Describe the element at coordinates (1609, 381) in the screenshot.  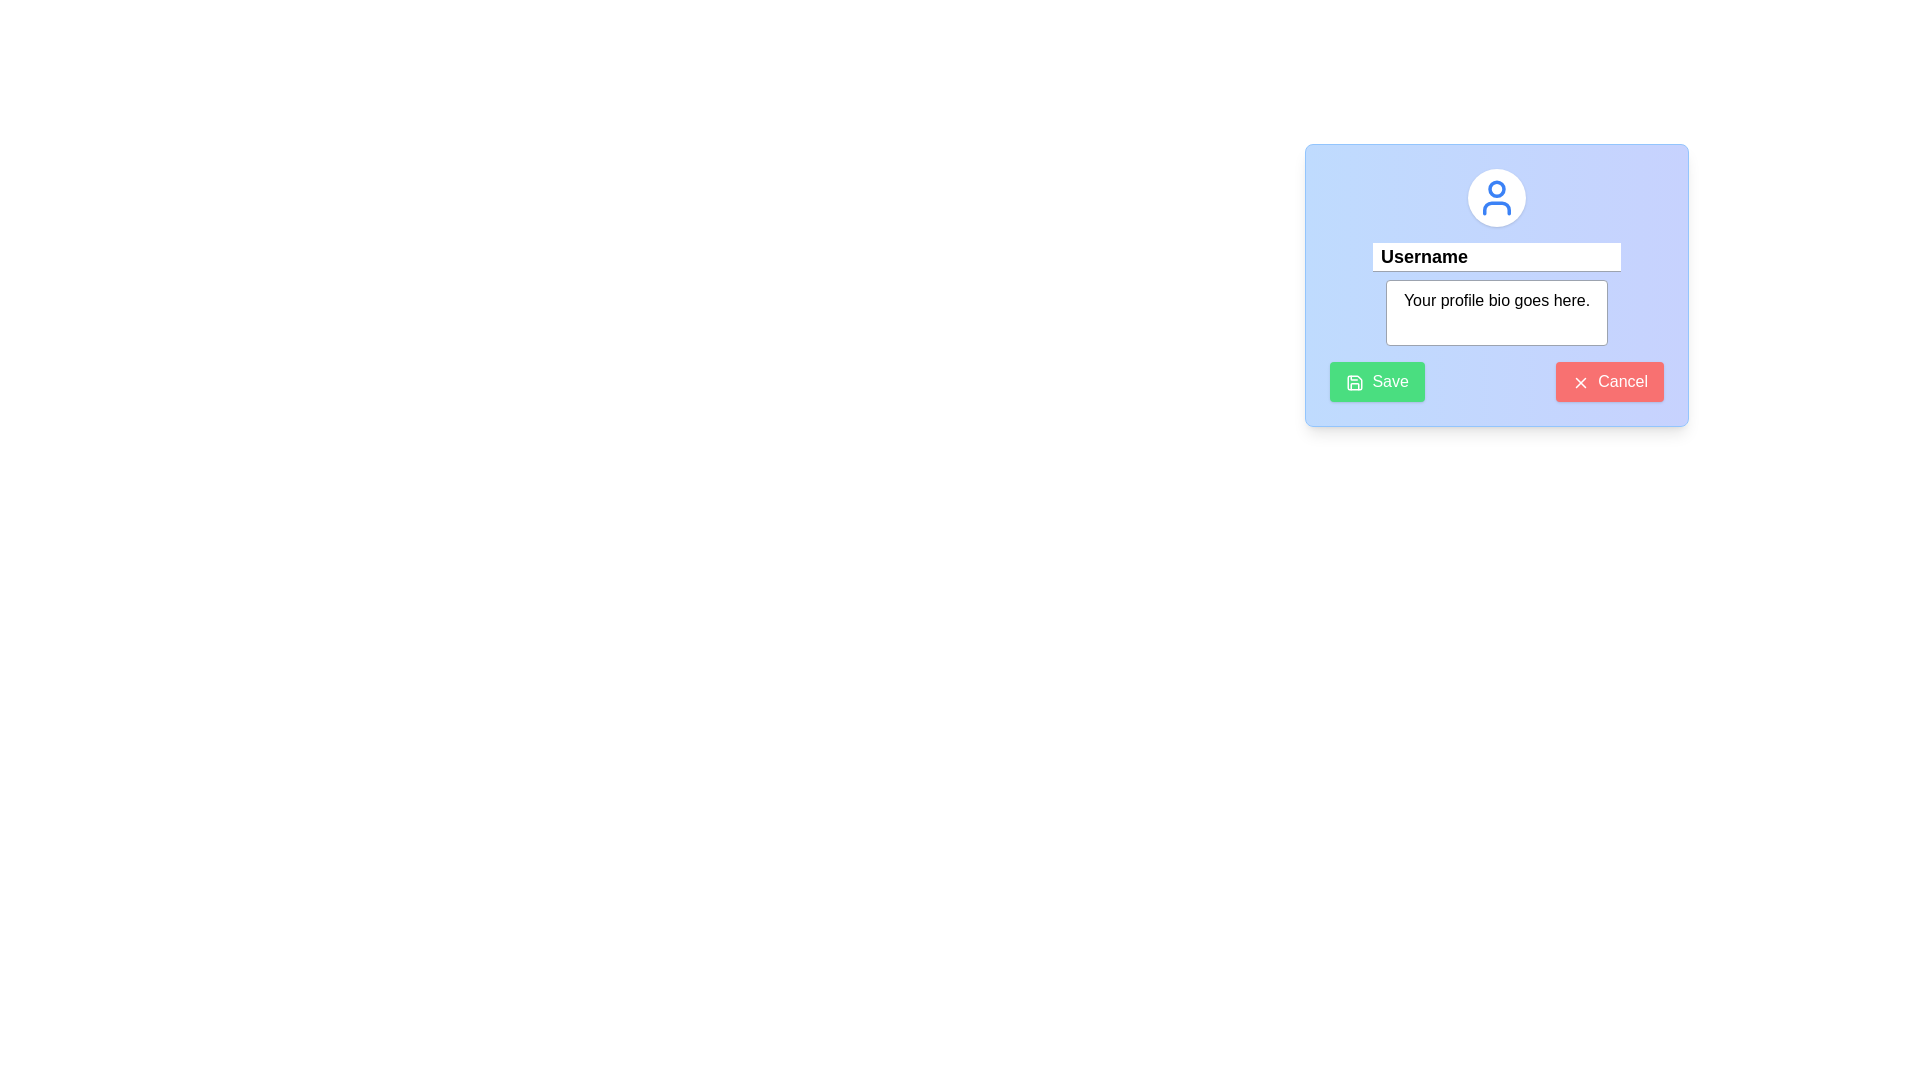
I see `the cancel button located at the bottom-right corner of the modal, directly to the right of the green 'Save' button` at that location.